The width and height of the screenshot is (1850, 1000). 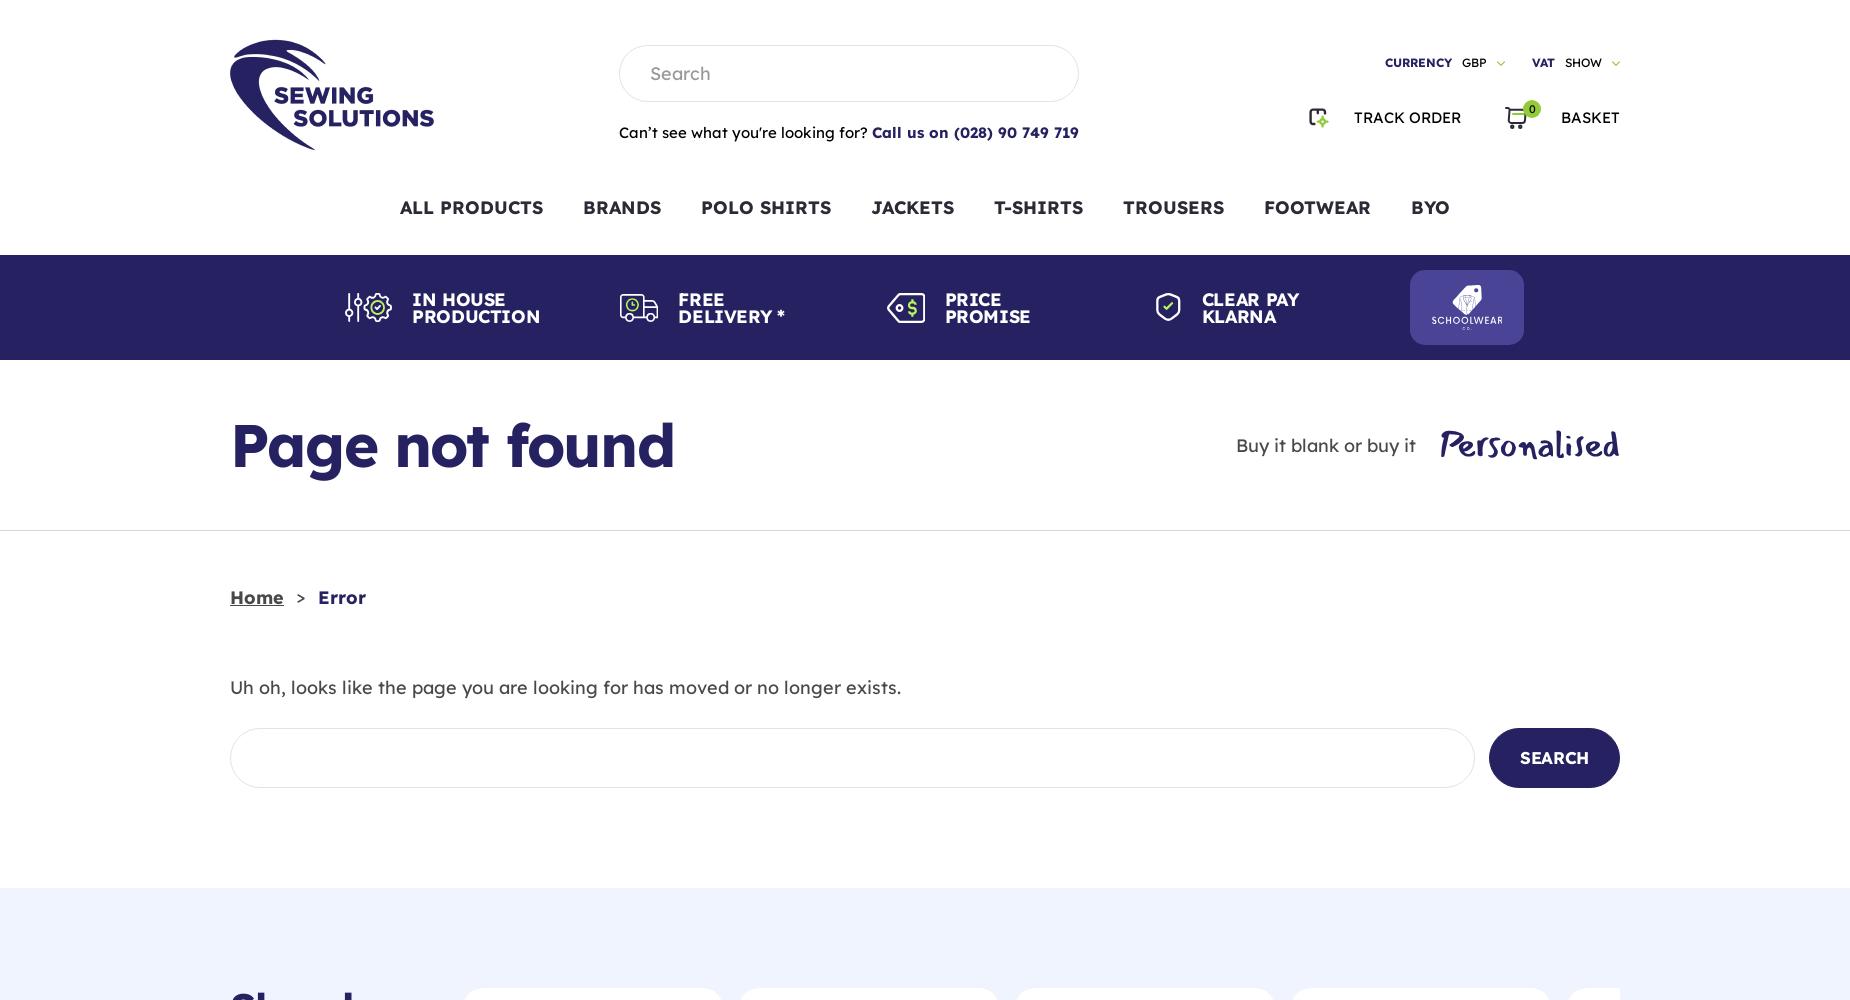 I want to click on 'Currency', so click(x=1418, y=61).